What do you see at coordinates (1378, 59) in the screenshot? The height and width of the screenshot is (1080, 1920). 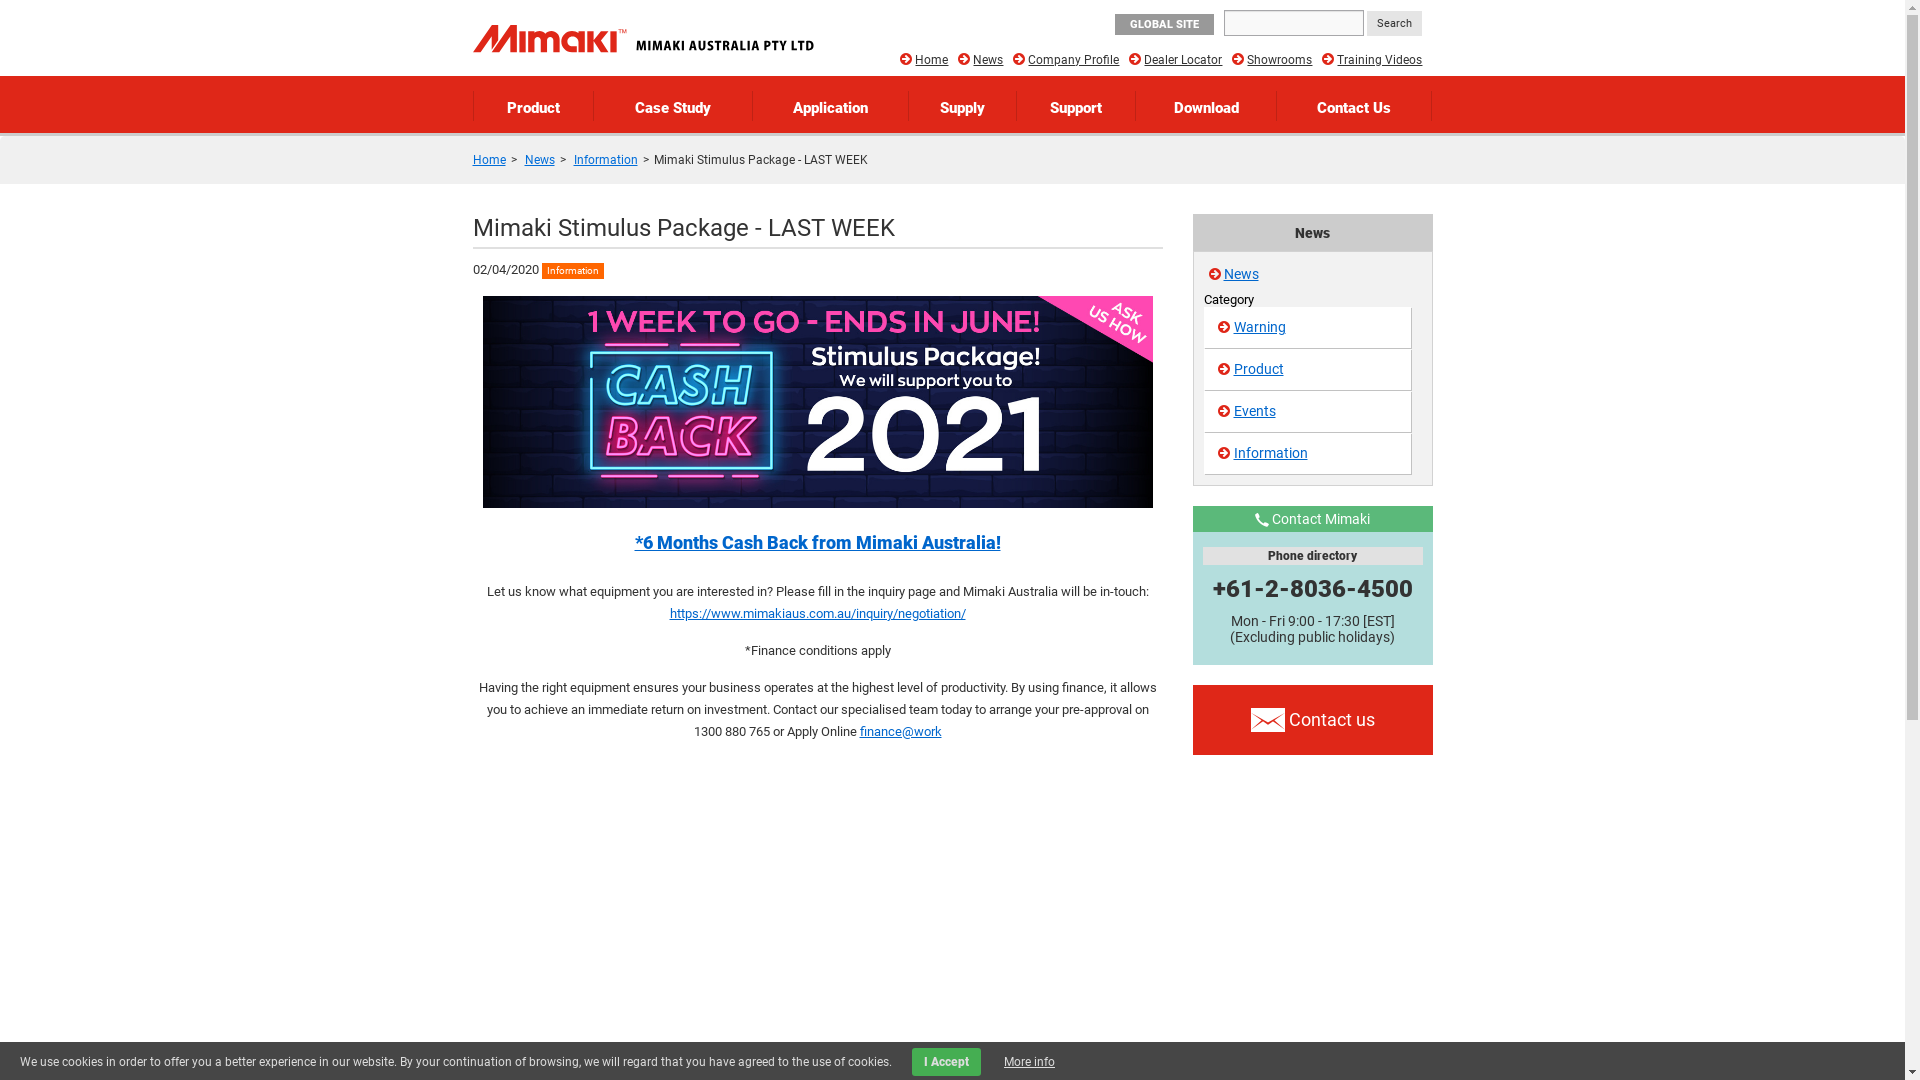 I see `'Training Videos'` at bounding box center [1378, 59].